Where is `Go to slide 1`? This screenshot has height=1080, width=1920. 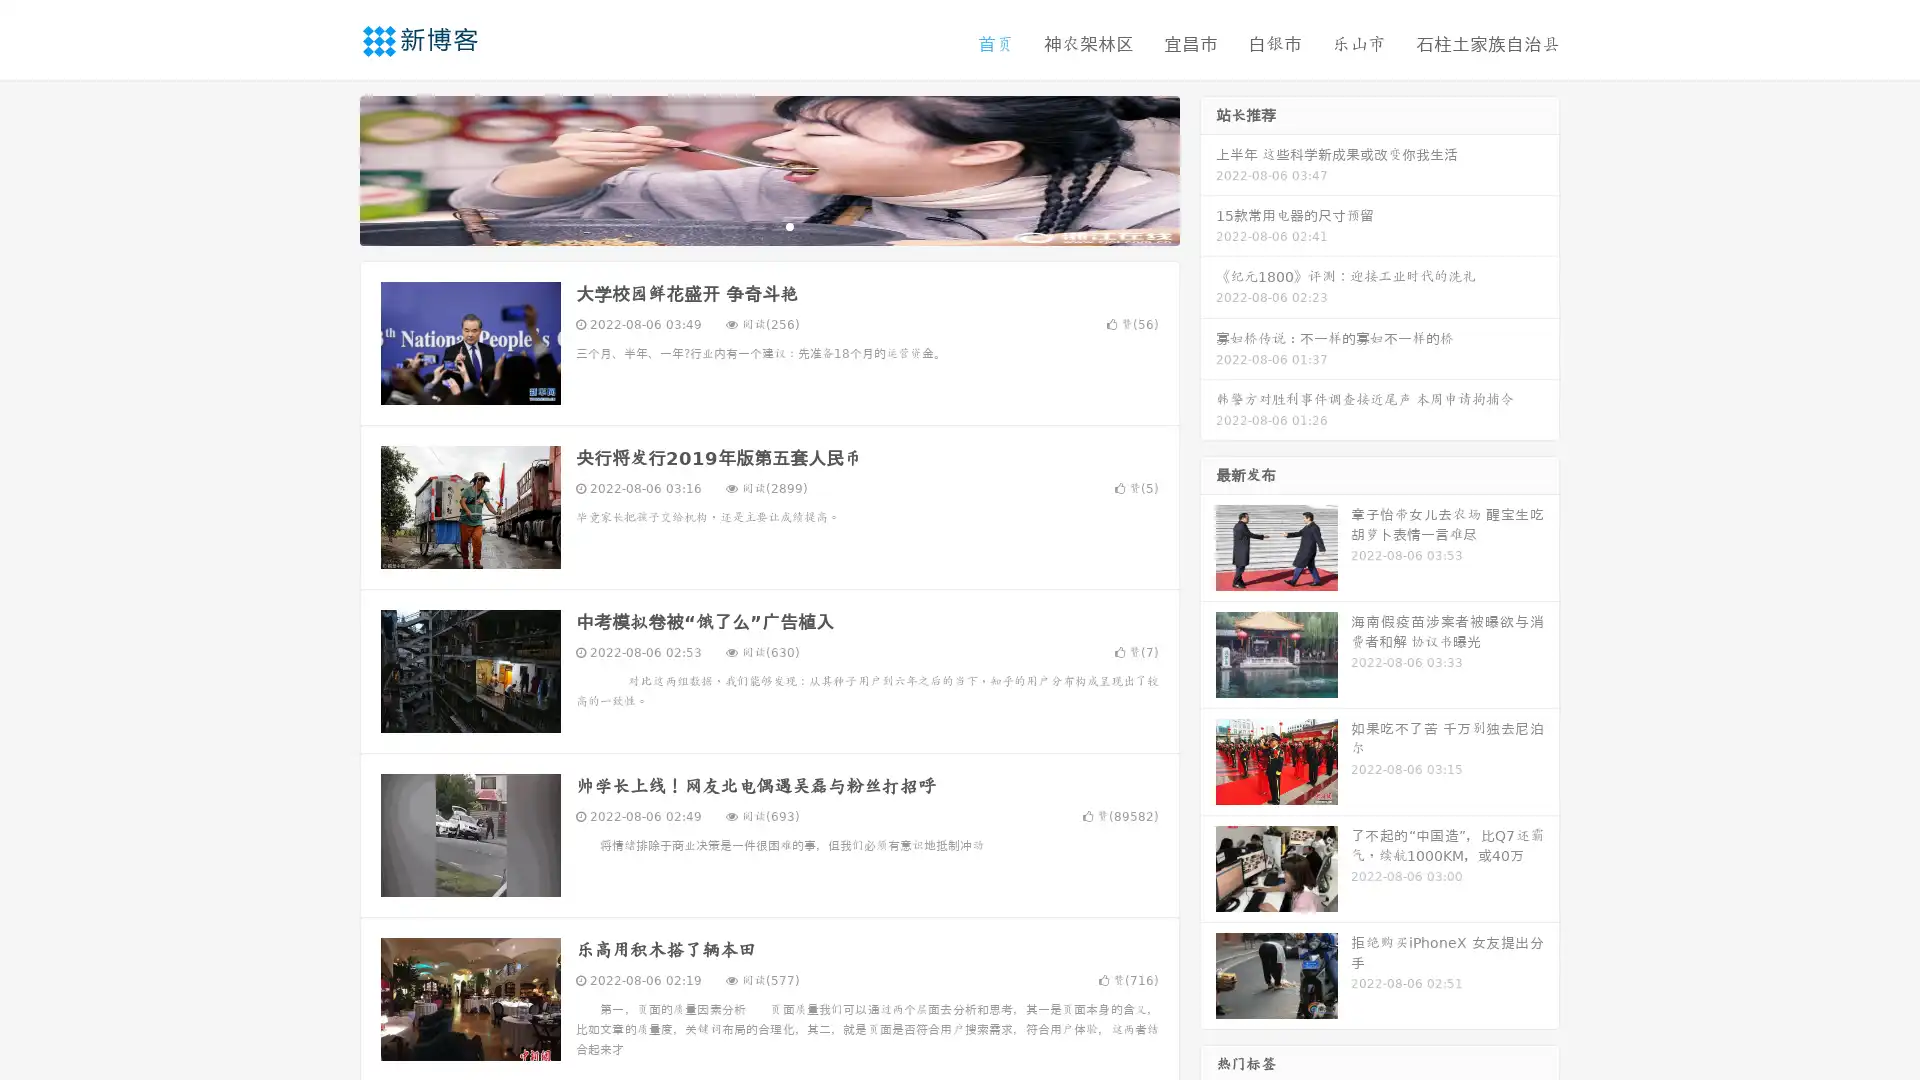
Go to slide 1 is located at coordinates (748, 225).